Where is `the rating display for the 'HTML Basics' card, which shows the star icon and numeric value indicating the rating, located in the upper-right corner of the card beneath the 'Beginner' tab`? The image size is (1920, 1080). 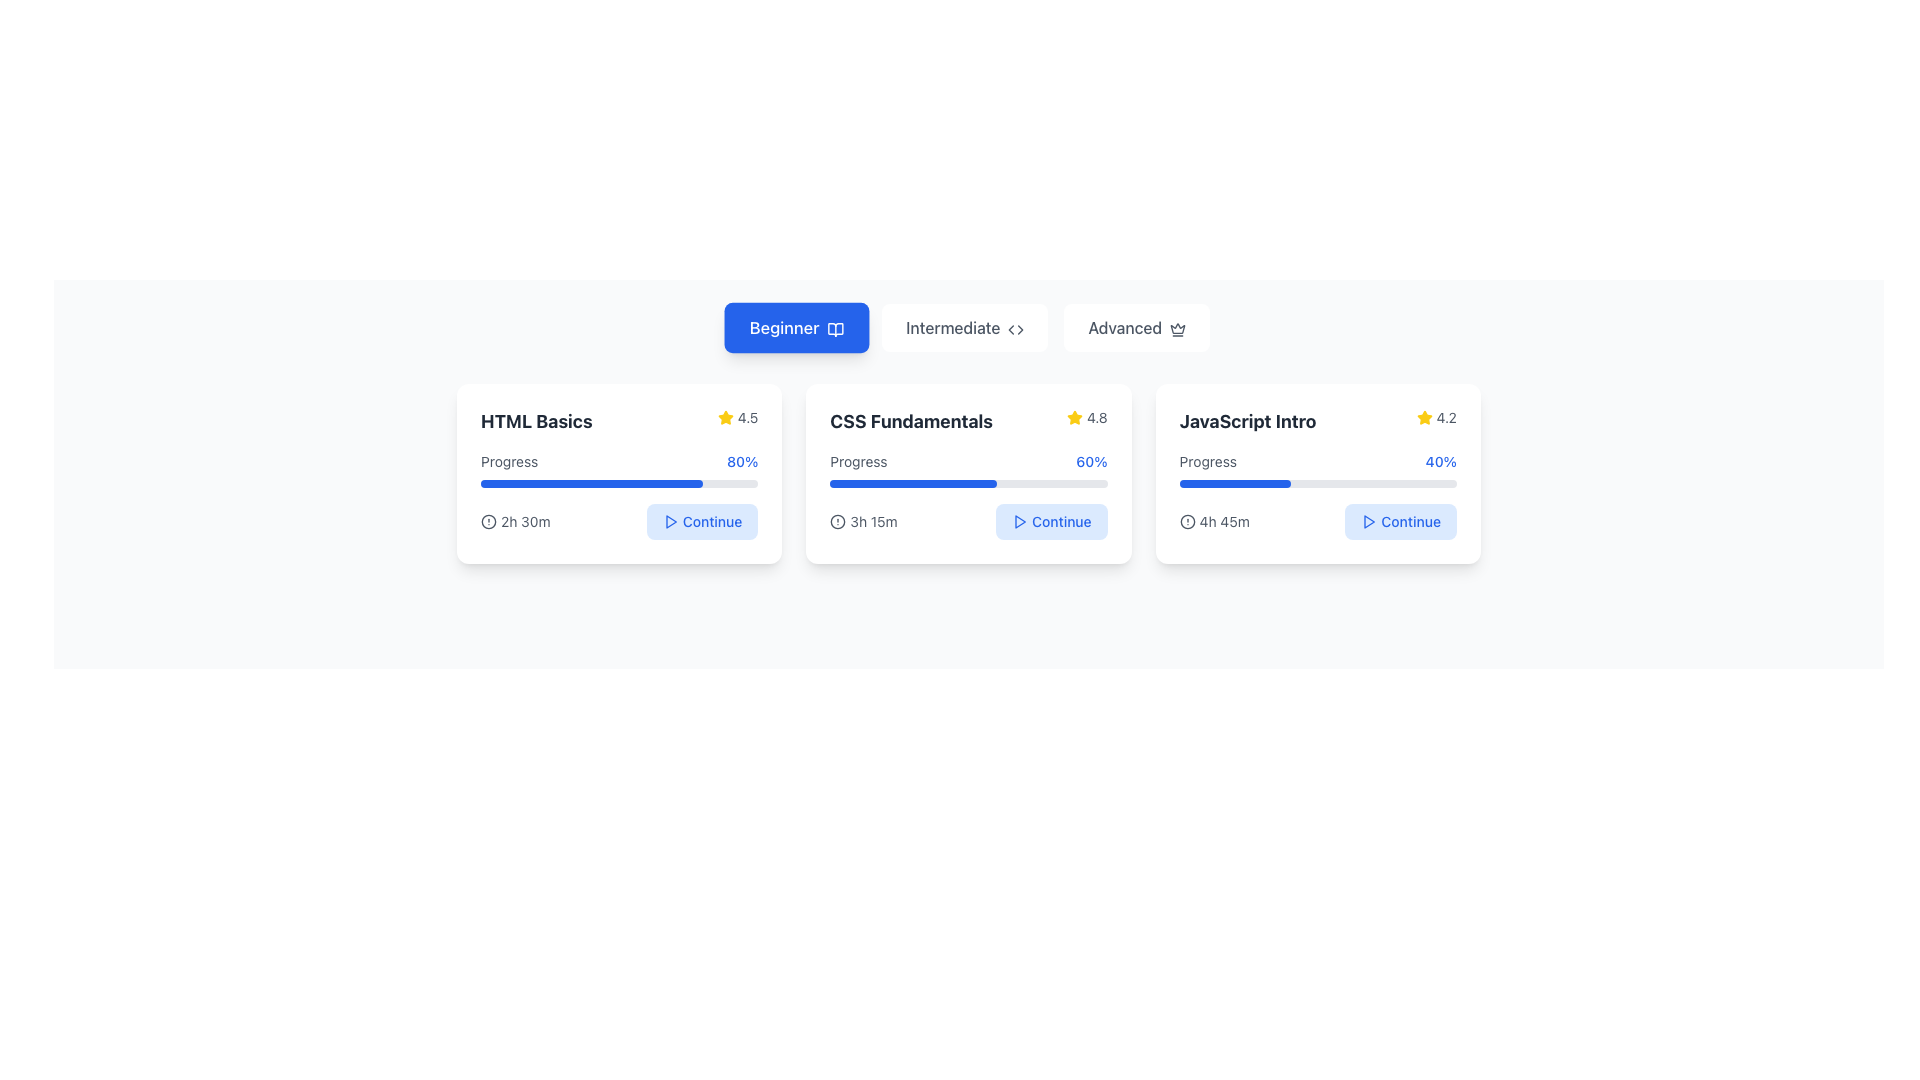 the rating display for the 'HTML Basics' card, which shows the star icon and numeric value indicating the rating, located in the upper-right corner of the card beneath the 'Beginner' tab is located at coordinates (737, 416).